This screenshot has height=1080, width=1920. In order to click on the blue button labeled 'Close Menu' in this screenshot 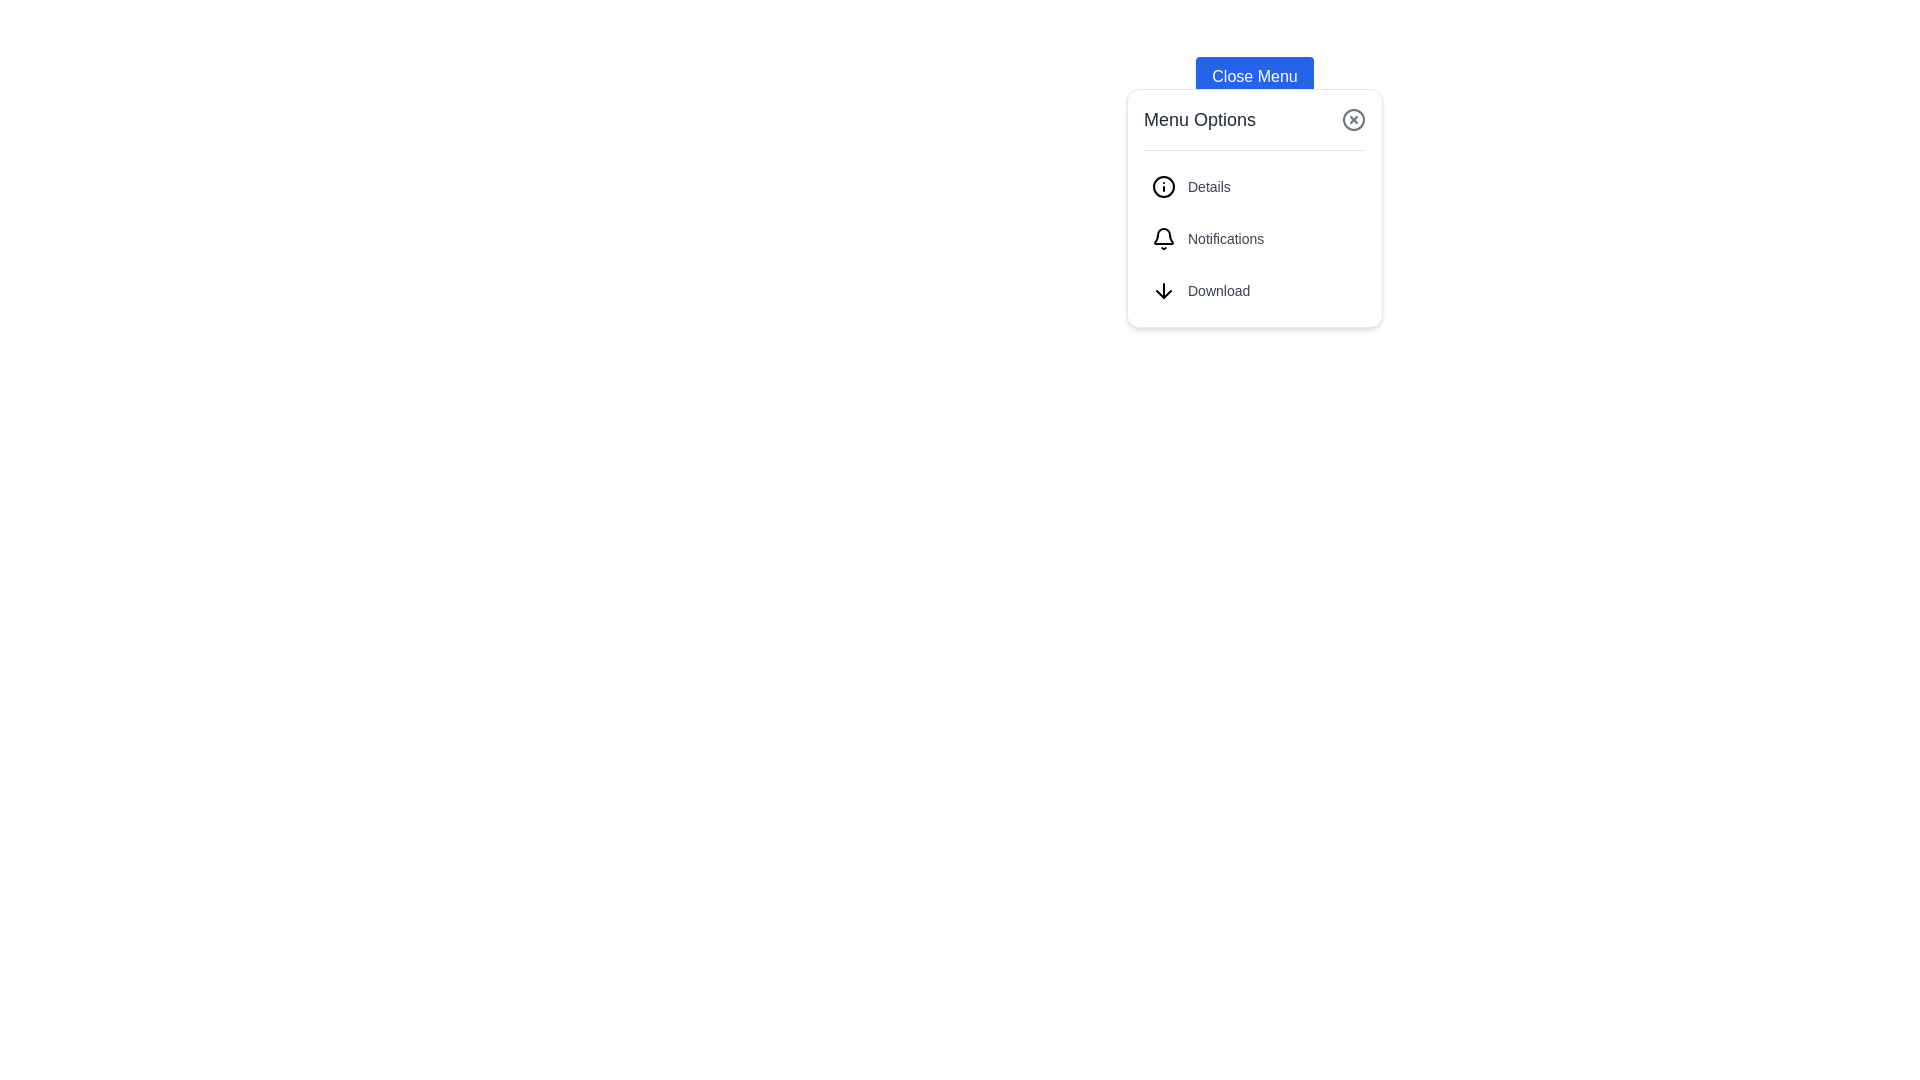, I will do `click(1253, 76)`.